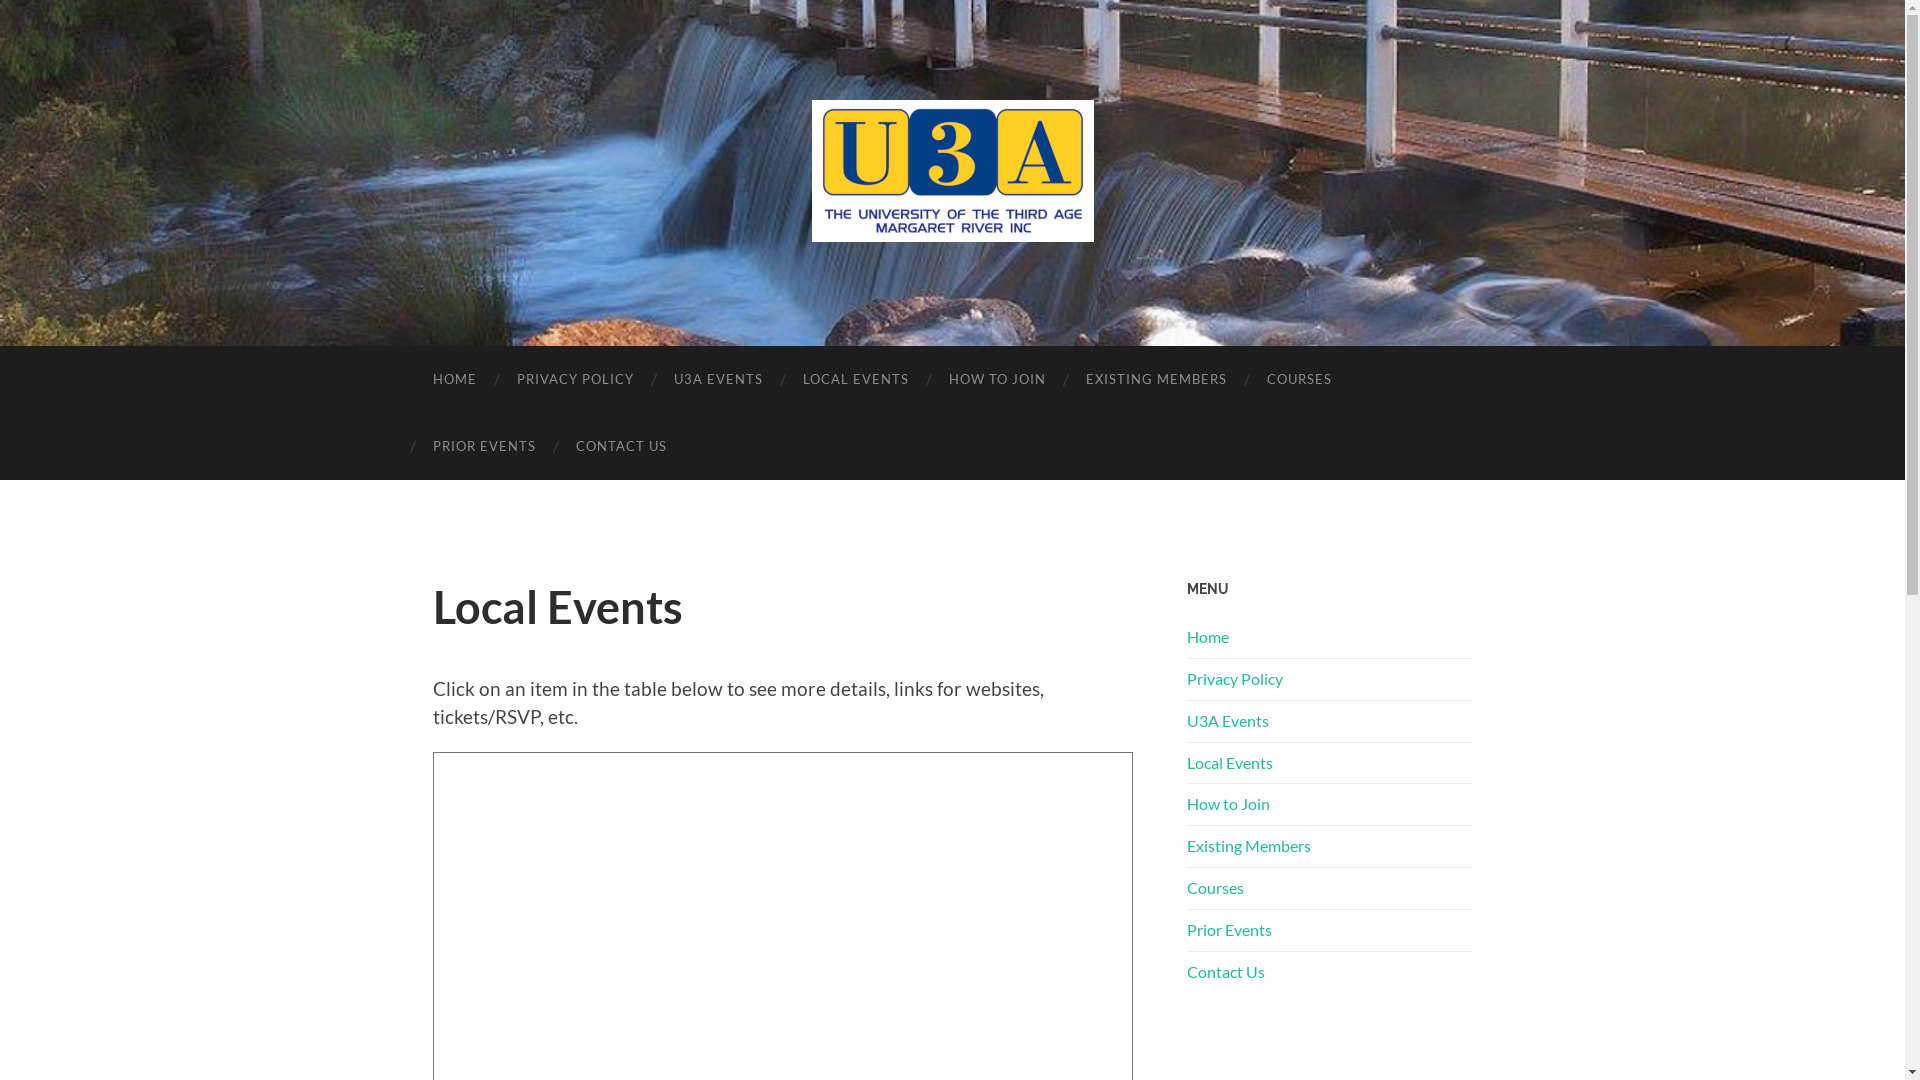  Describe the element at coordinates (453, 379) in the screenshot. I see `'HOME'` at that location.